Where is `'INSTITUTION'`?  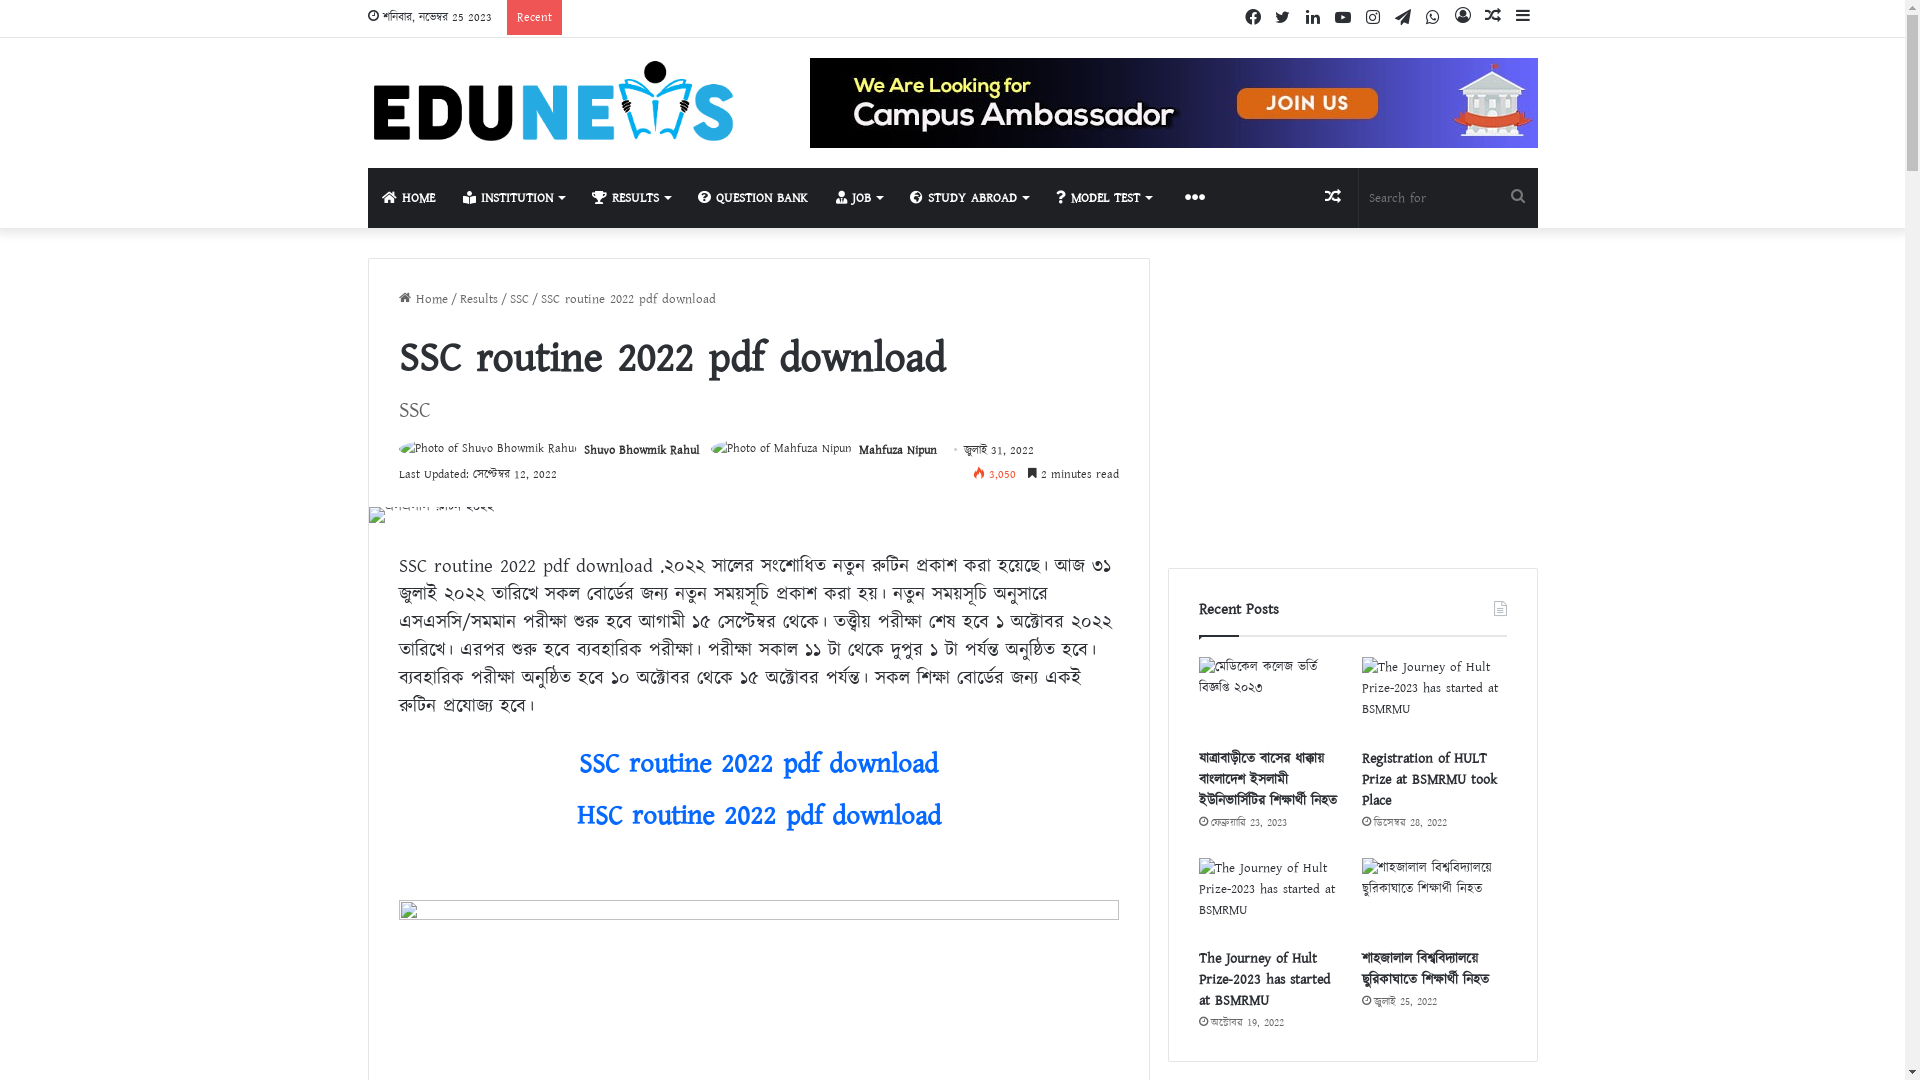 'INSTITUTION' is located at coordinates (512, 197).